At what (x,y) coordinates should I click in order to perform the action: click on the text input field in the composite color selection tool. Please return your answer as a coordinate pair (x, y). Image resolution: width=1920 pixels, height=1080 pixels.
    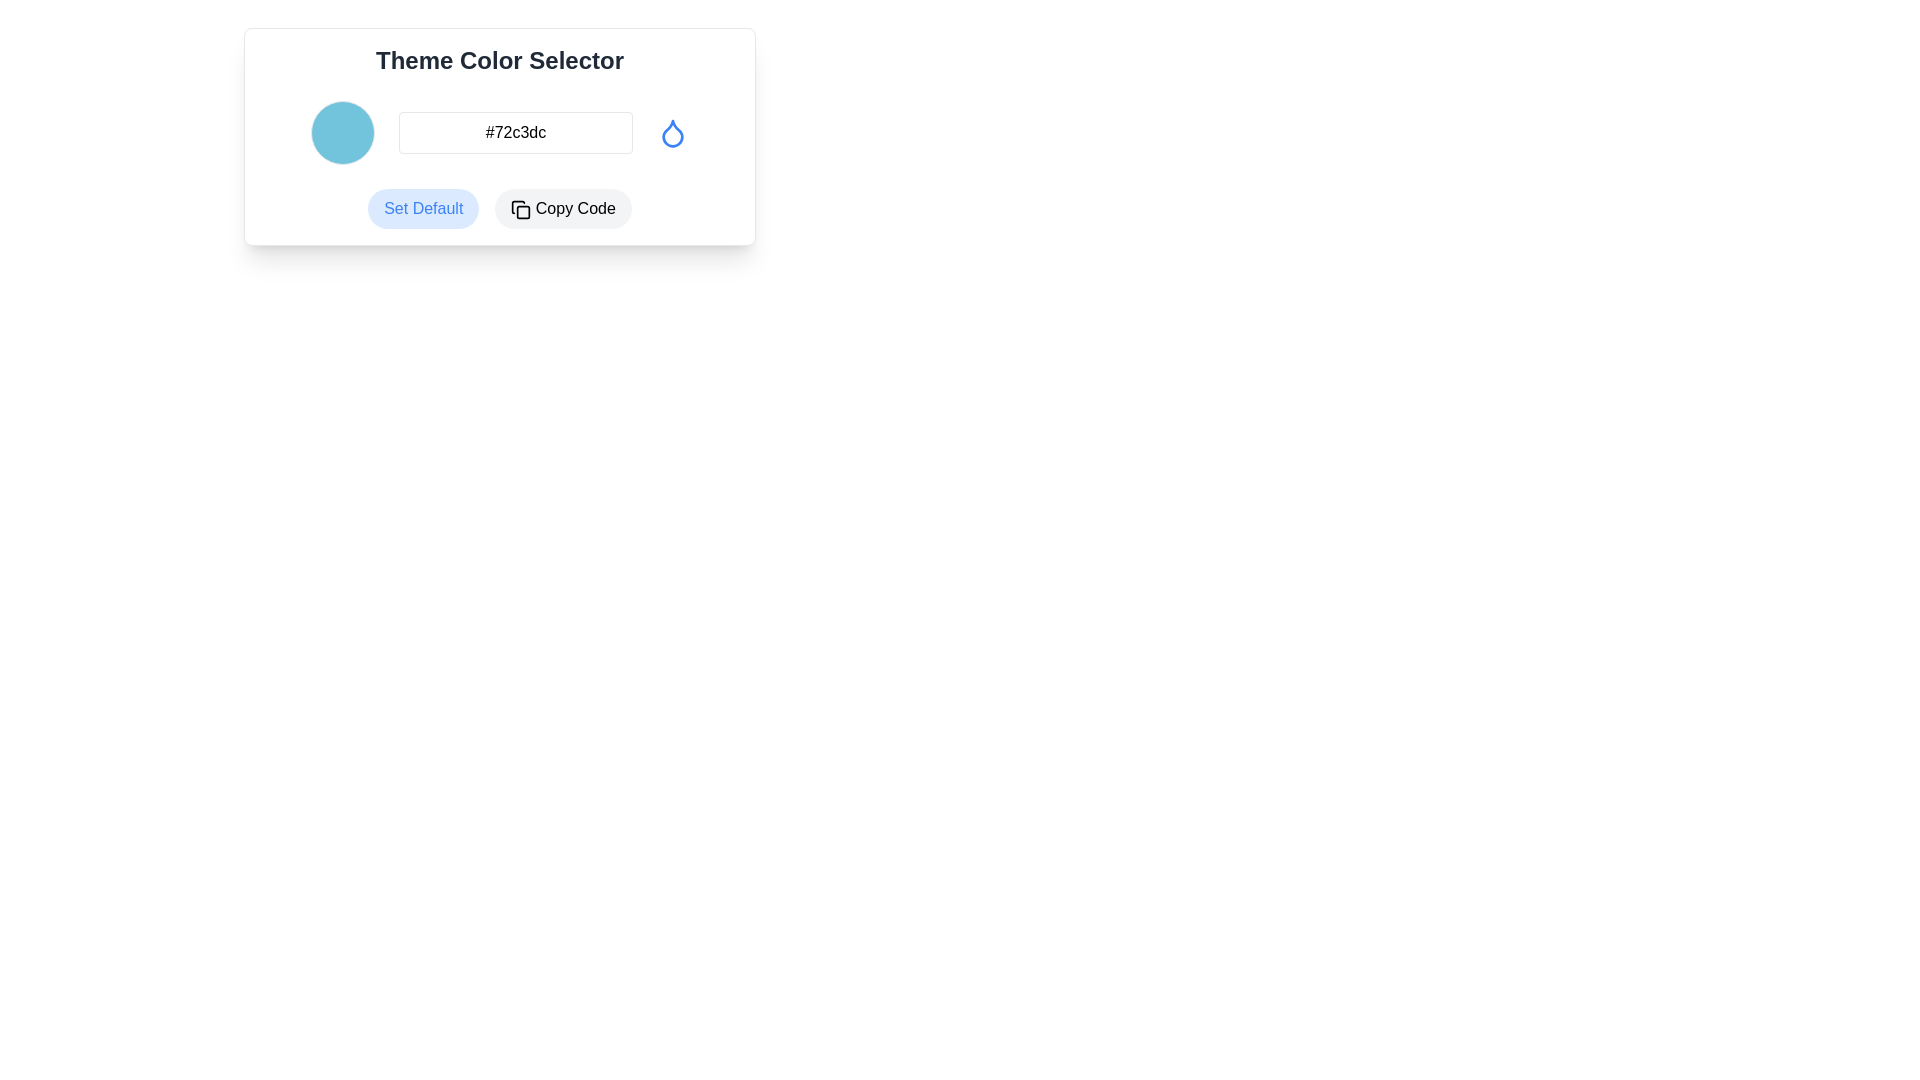
    Looking at the image, I should click on (499, 132).